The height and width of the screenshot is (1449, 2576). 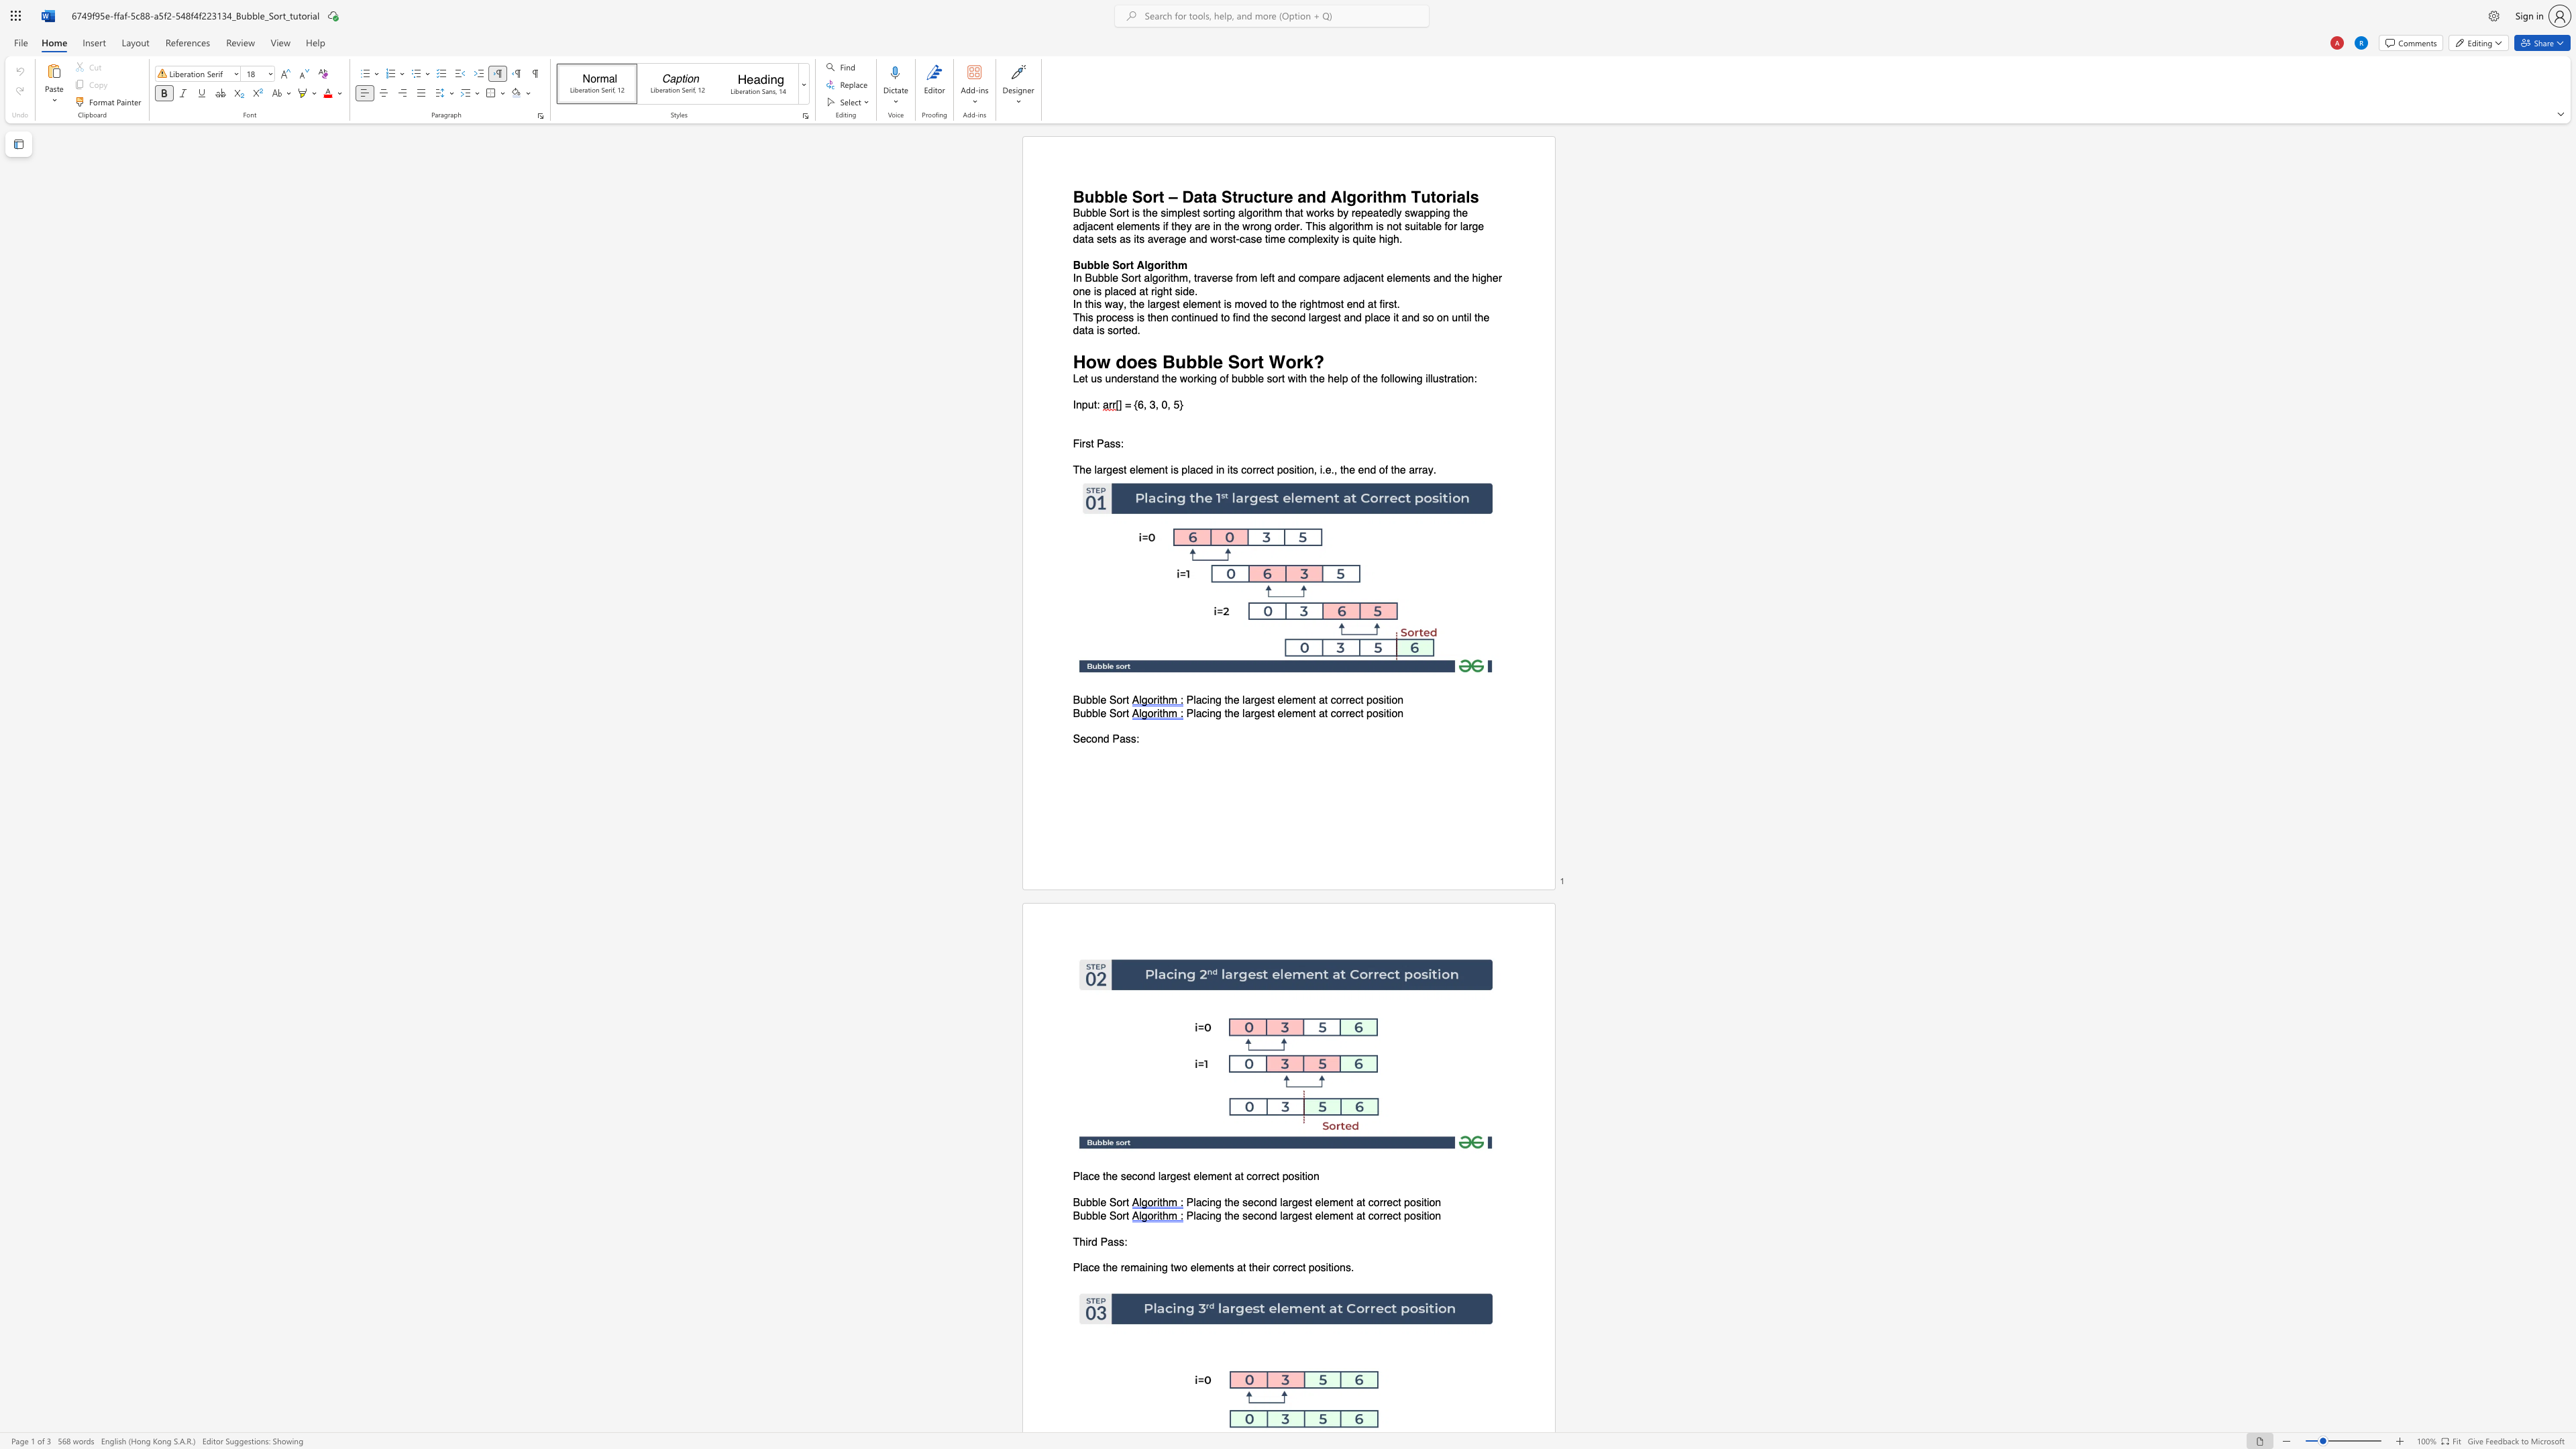 I want to click on the subset text "ing a" within the text "Bubble Sort is the simplest sorting algorithm that works by repeatedly swapping the adjacent elements if they are in the wrong order. This algorithm is not suitable for large data sets as its average and worst-case time complexity is quite high.", so click(x=1220, y=213).